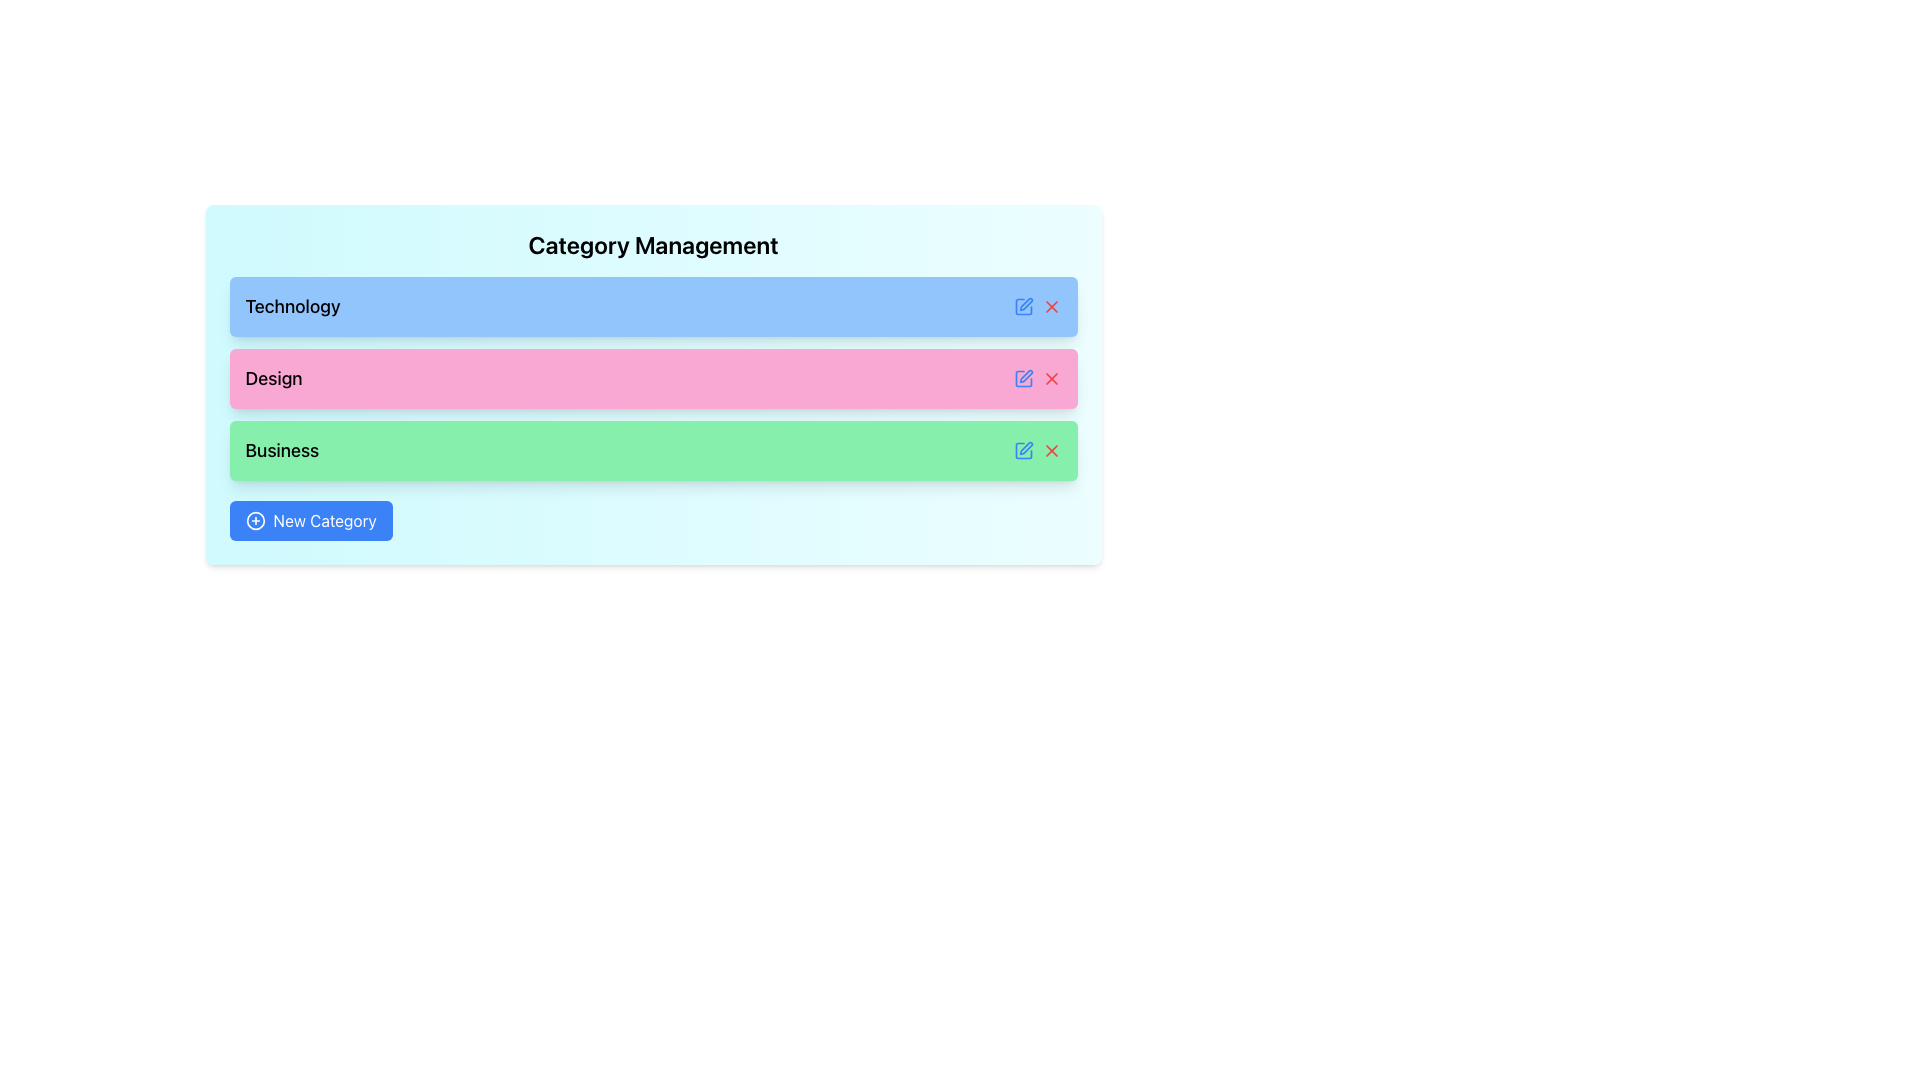 The height and width of the screenshot is (1080, 1920). What do you see at coordinates (1050, 378) in the screenshot?
I see `the second icon on the right side of the pink 'Design' category bar` at bounding box center [1050, 378].